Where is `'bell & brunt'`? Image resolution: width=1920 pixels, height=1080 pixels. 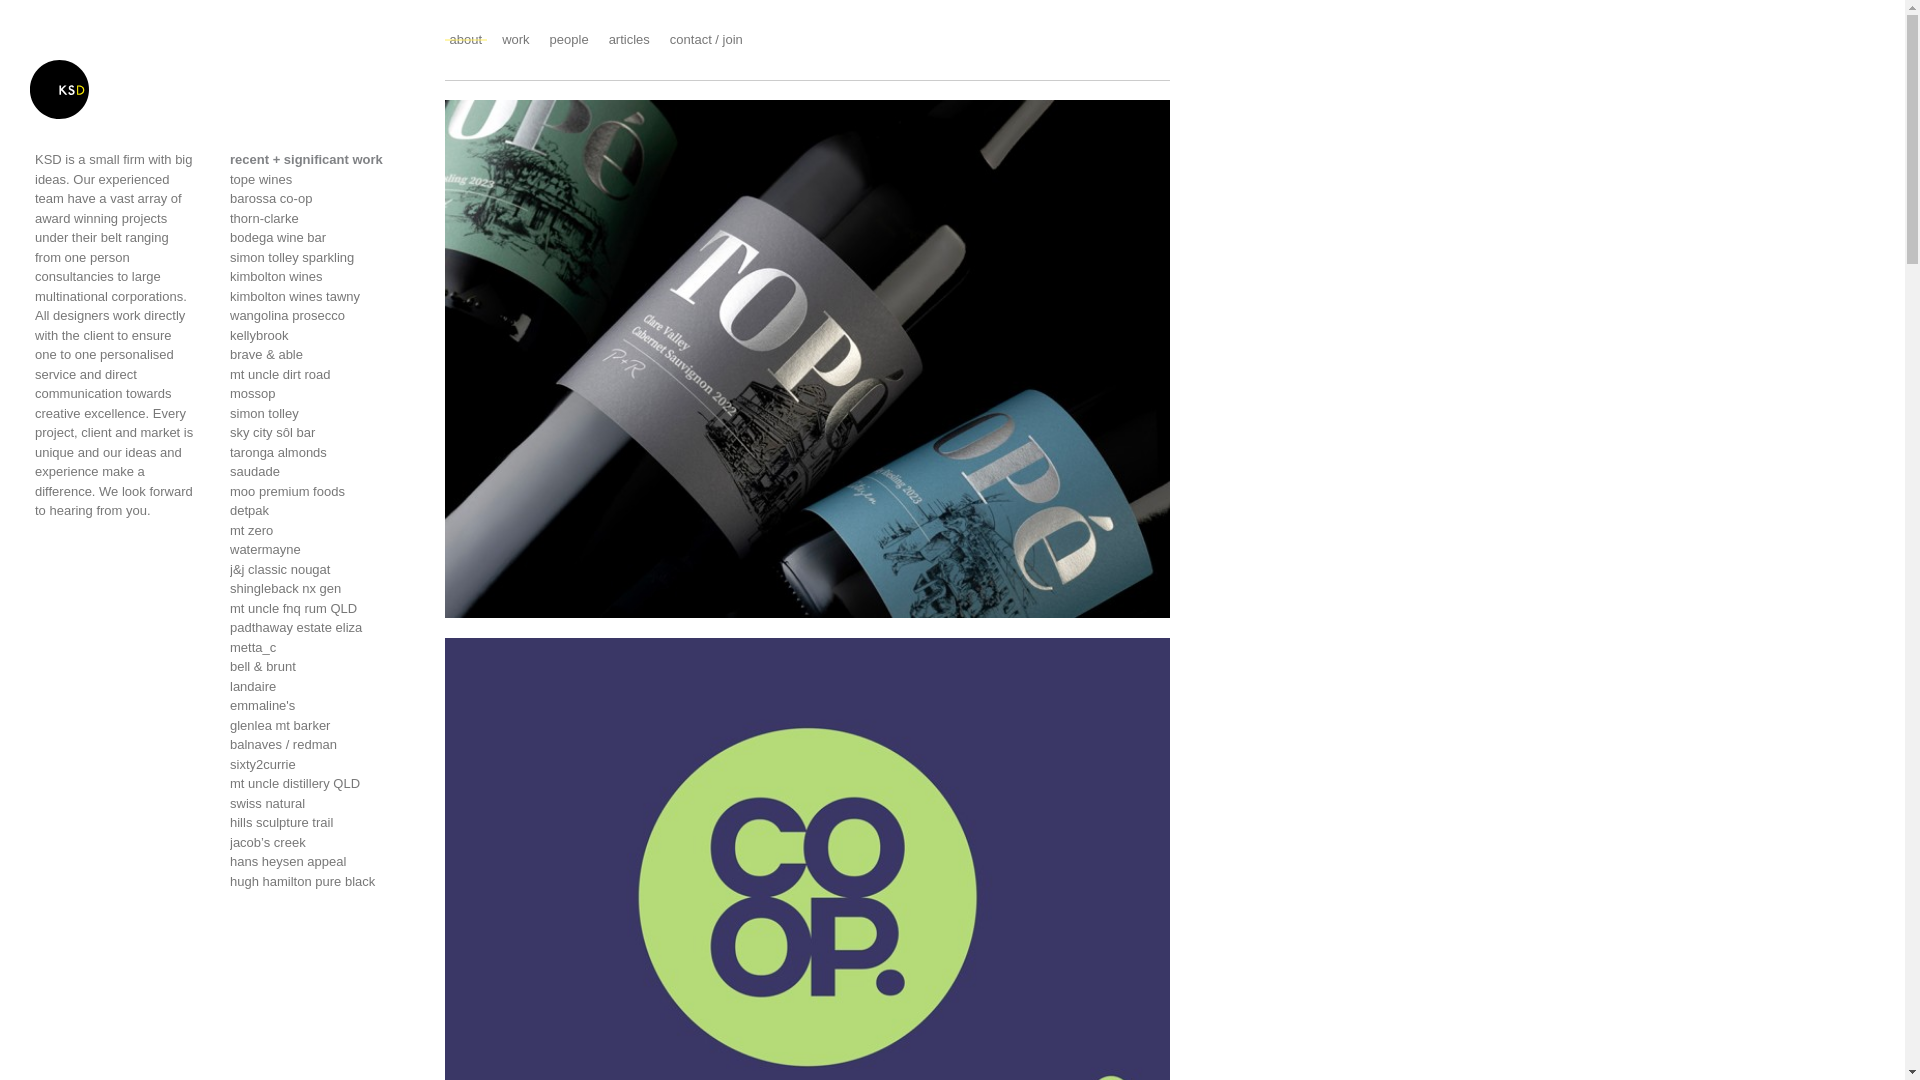 'bell & brunt' is located at coordinates (230, 667).